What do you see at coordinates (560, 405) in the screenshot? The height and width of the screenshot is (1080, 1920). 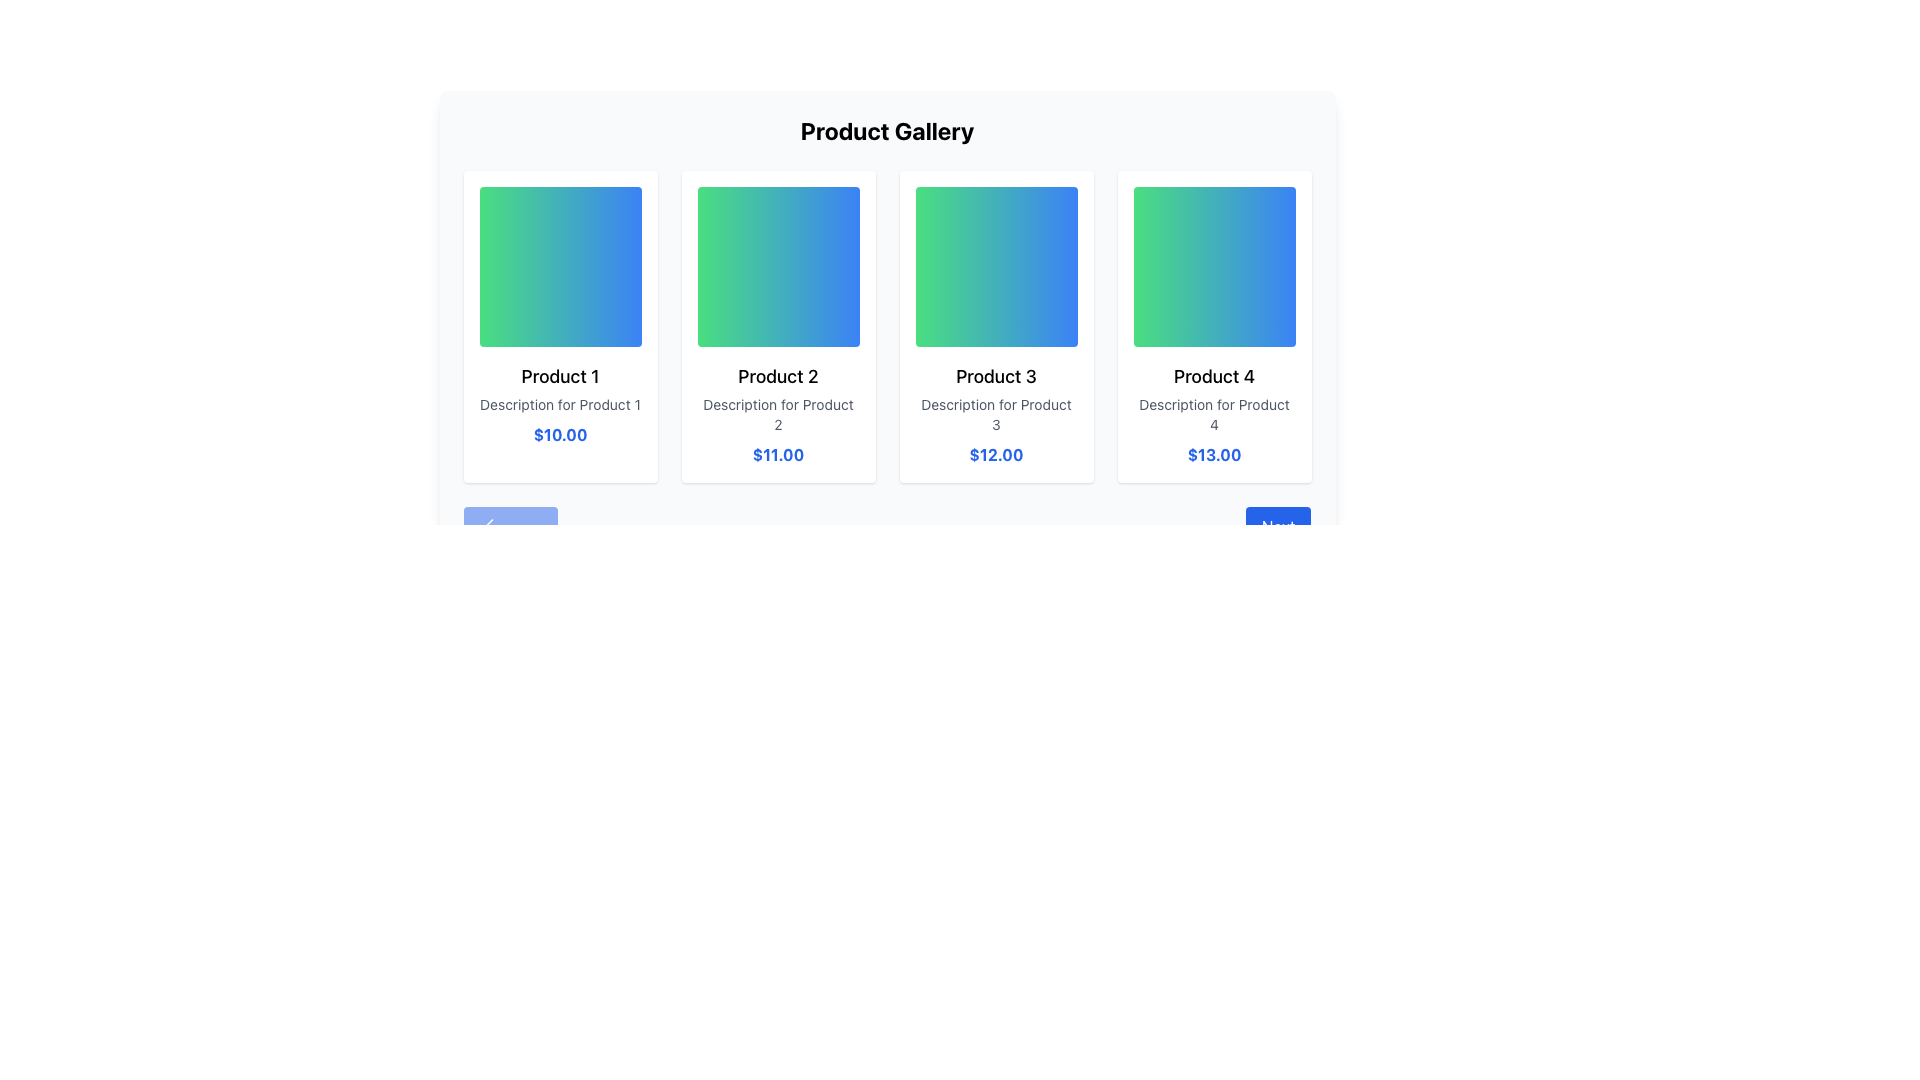 I see `the text label that describes the product displayed in the first card of the product grid, located below the title 'Product 1' and above the price label '$10.00'` at bounding box center [560, 405].